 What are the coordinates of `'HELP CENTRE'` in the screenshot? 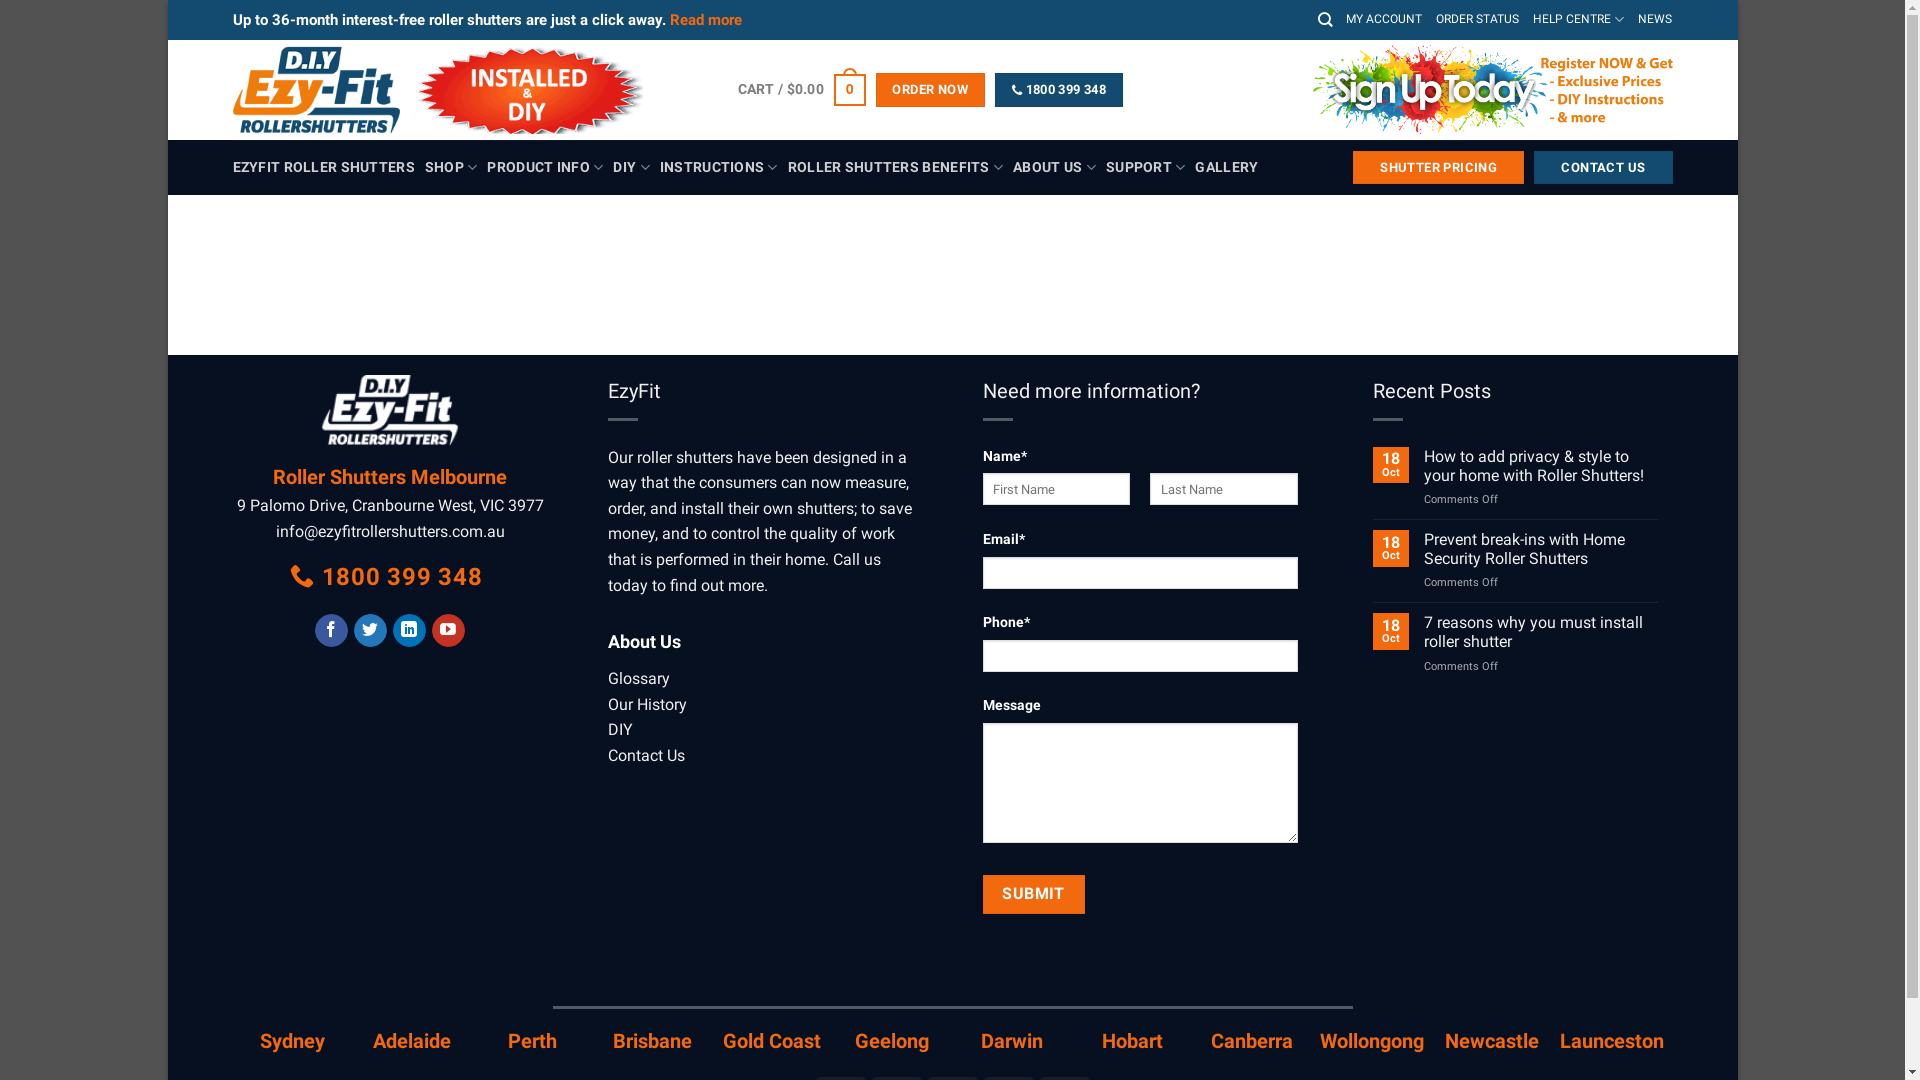 It's located at (1577, 19).